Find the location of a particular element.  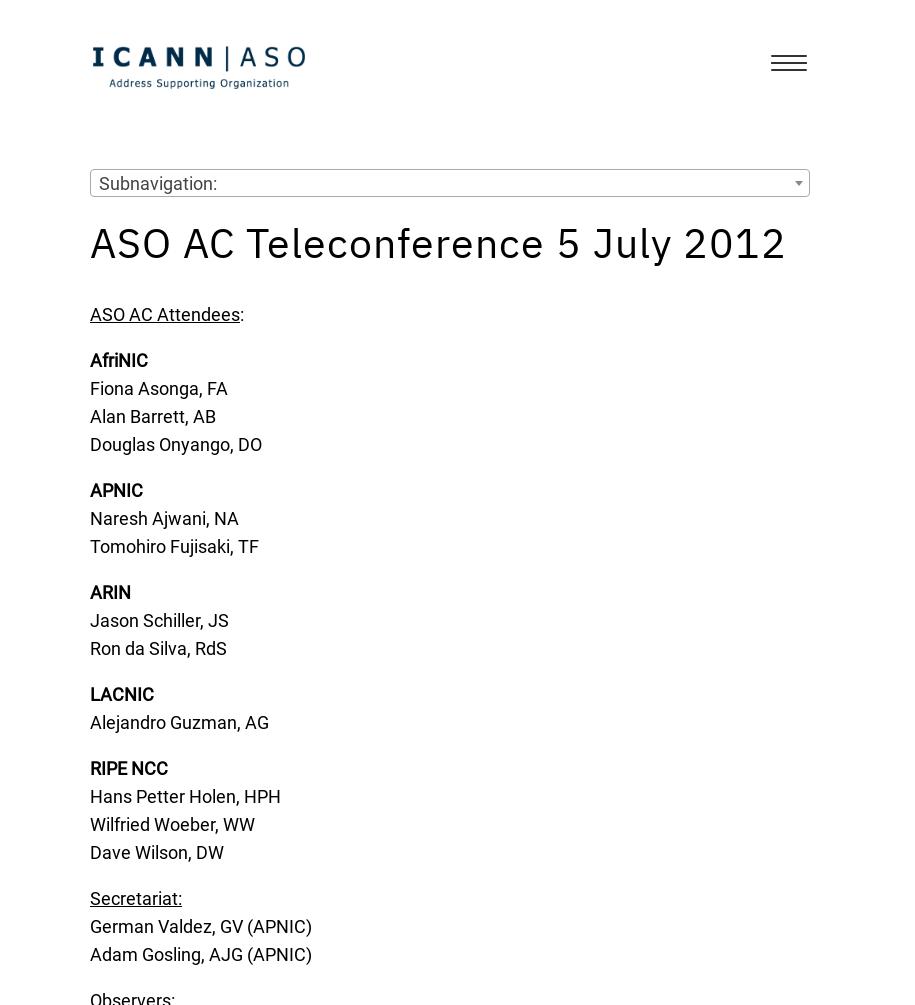

'Subnavigation:' is located at coordinates (157, 182).